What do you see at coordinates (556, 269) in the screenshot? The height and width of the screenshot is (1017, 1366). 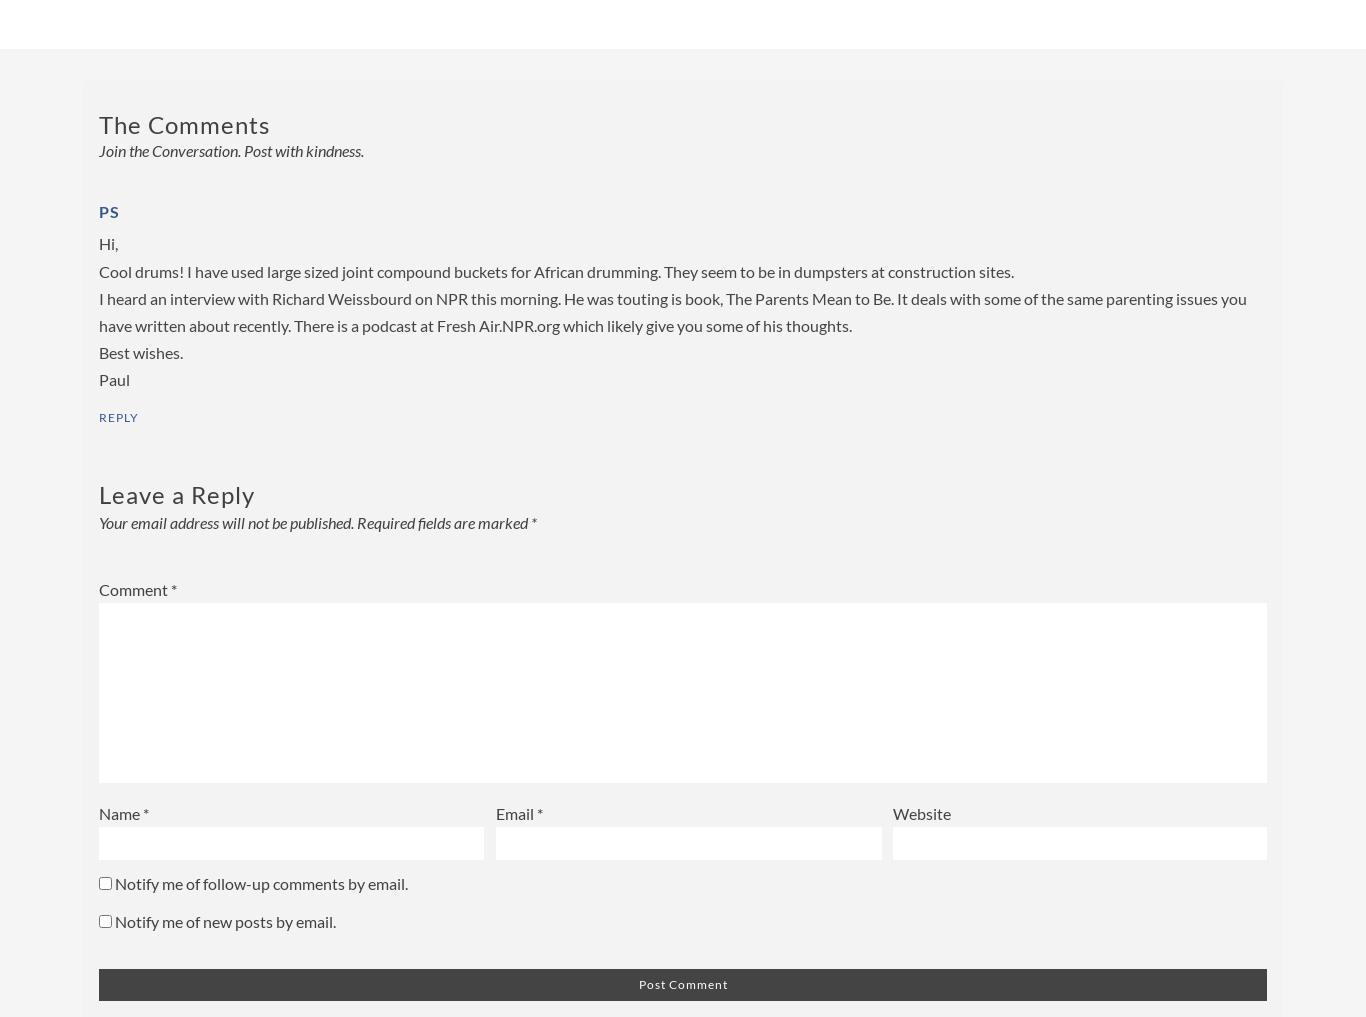 I see `'Cool drums!  I have used large sized joint compound buckets for African drumming.  They seem to be in dumpsters at construction sites.'` at bounding box center [556, 269].